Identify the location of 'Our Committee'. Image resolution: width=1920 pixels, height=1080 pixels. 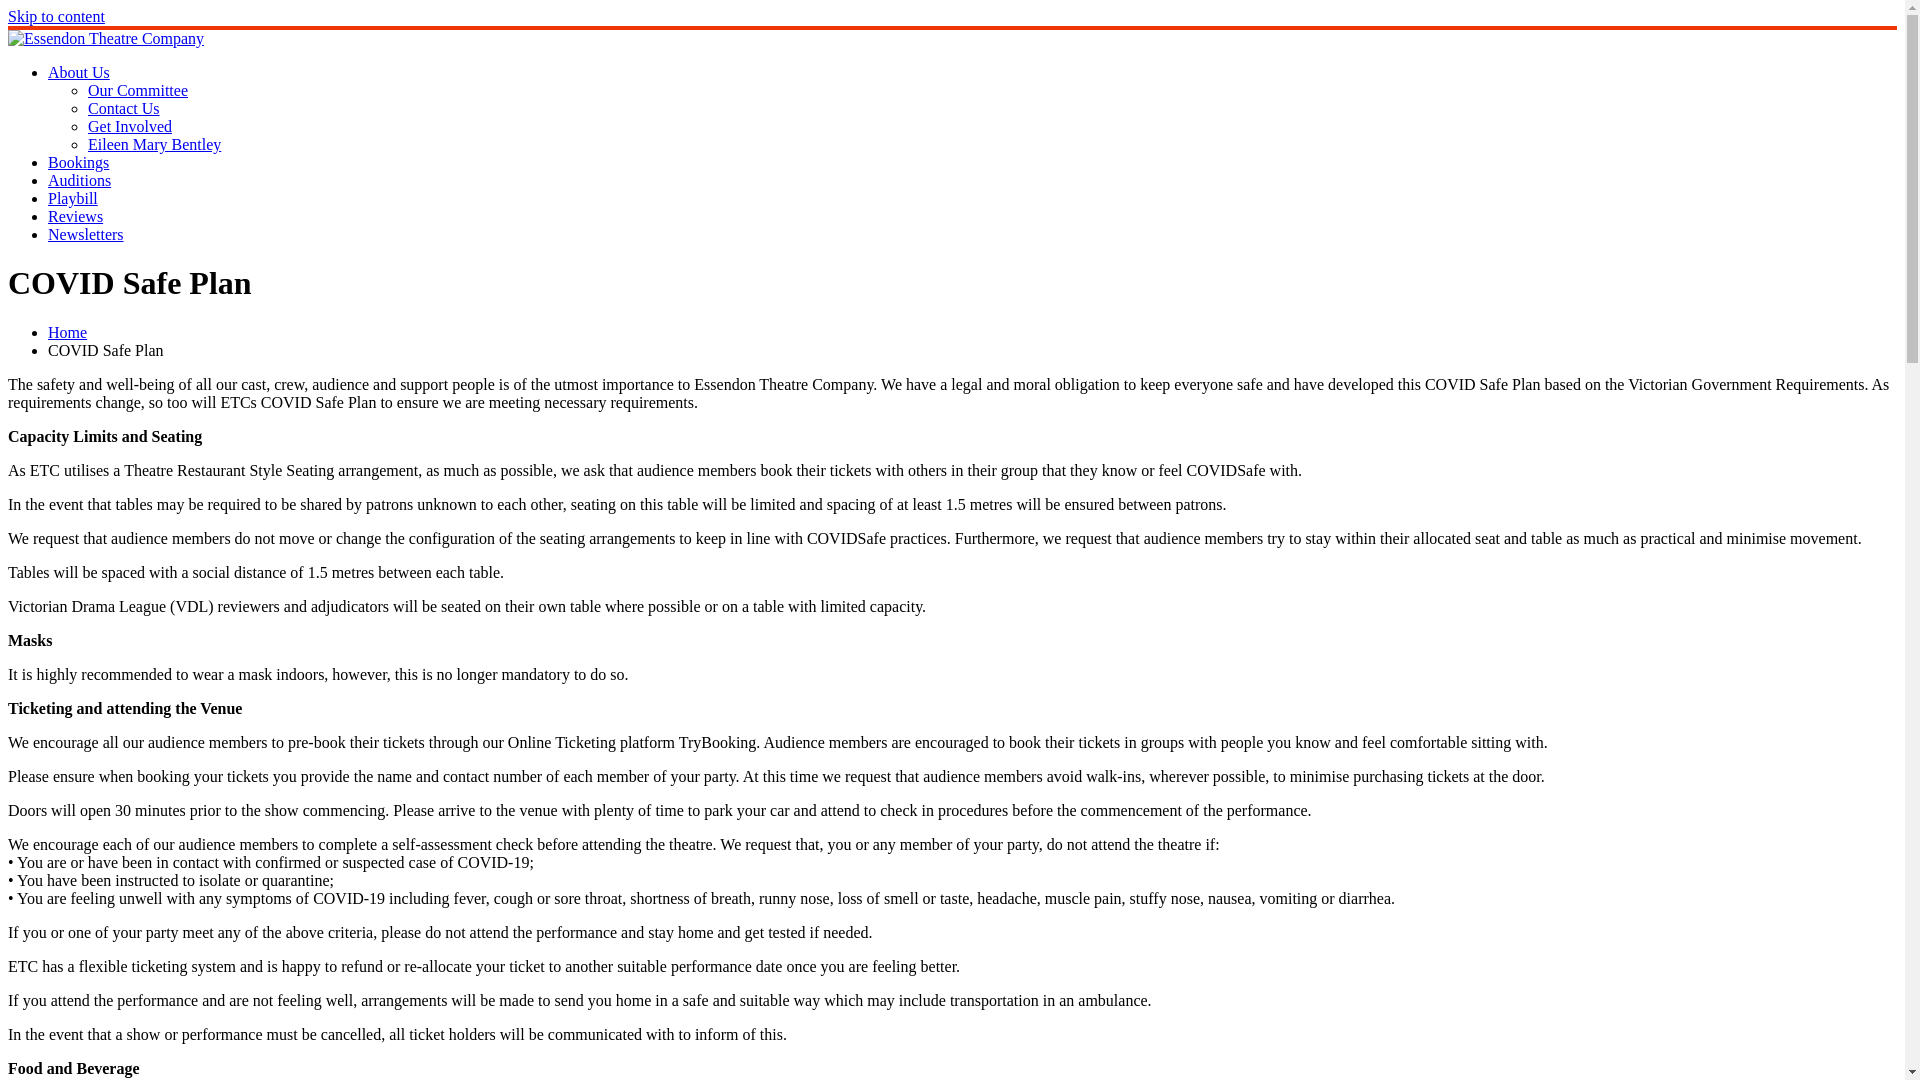
(86, 90).